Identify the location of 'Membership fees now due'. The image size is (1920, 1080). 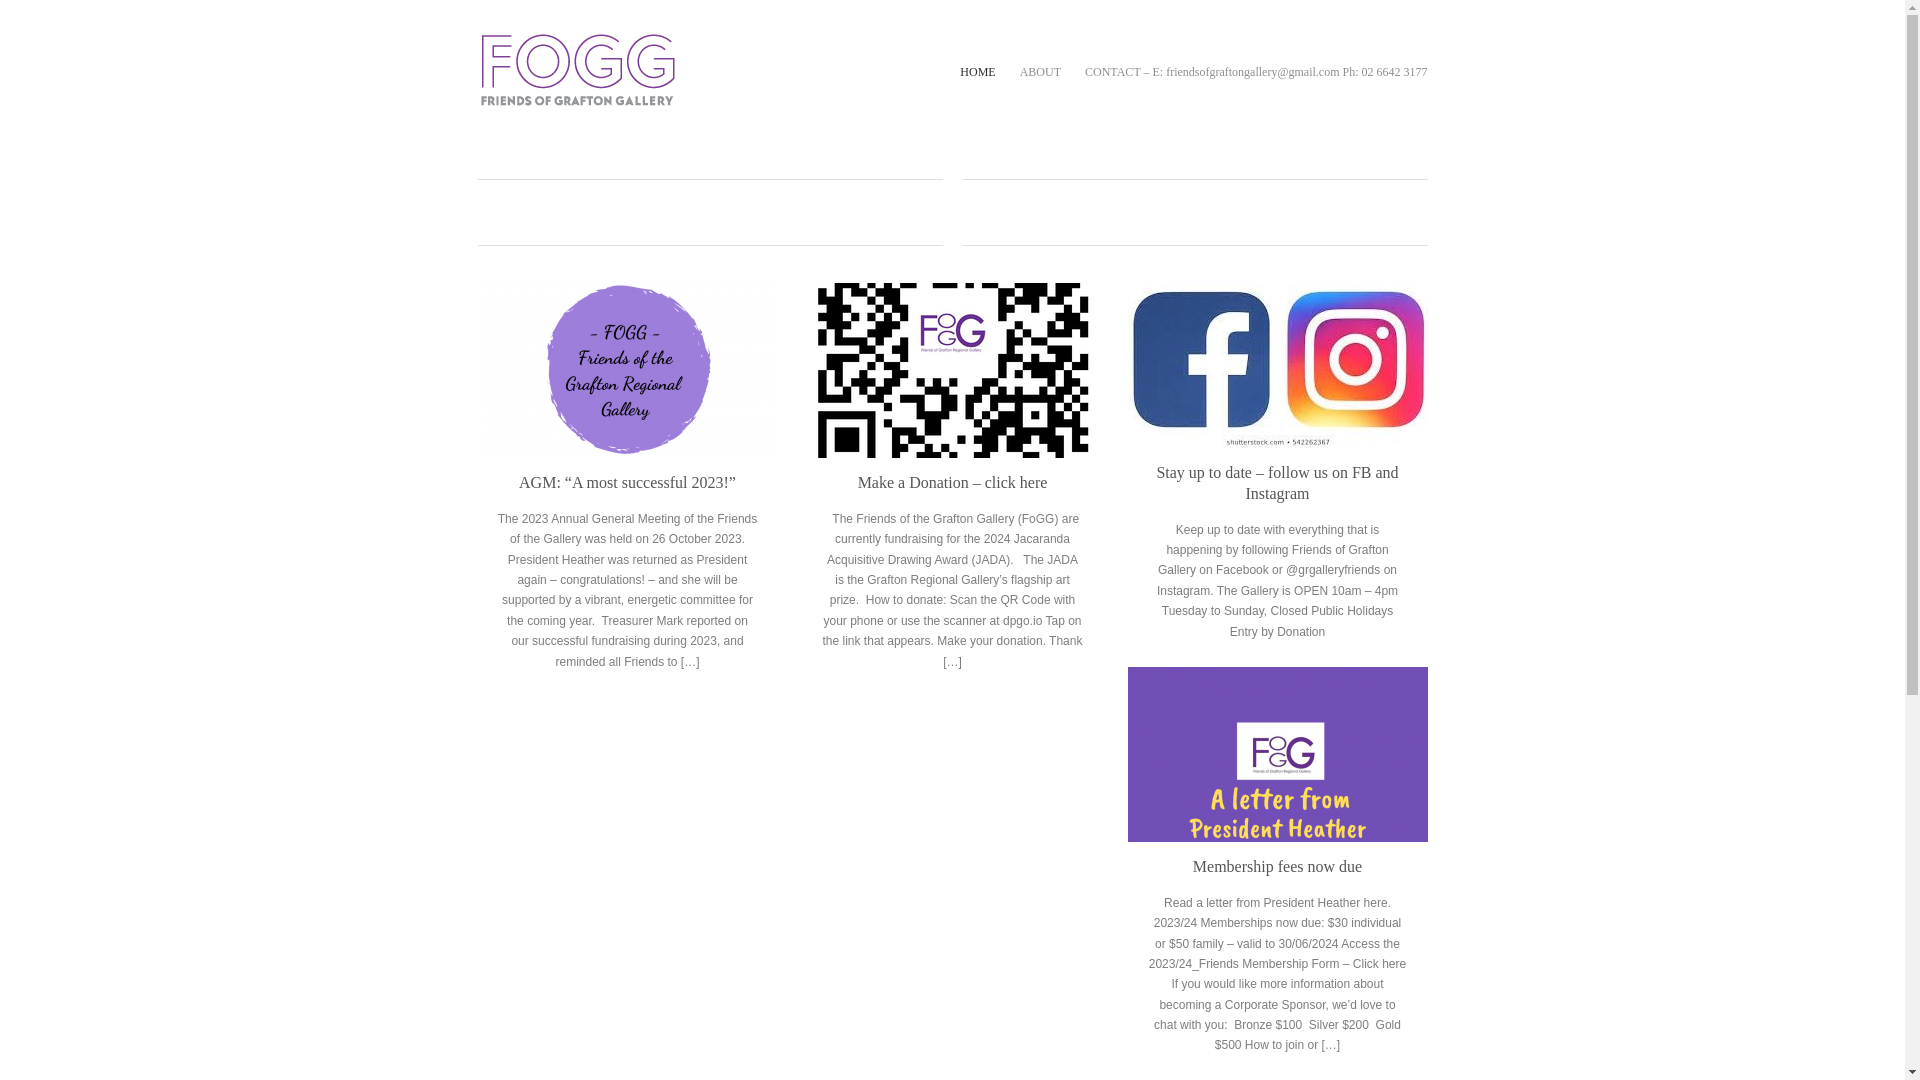
(1276, 754).